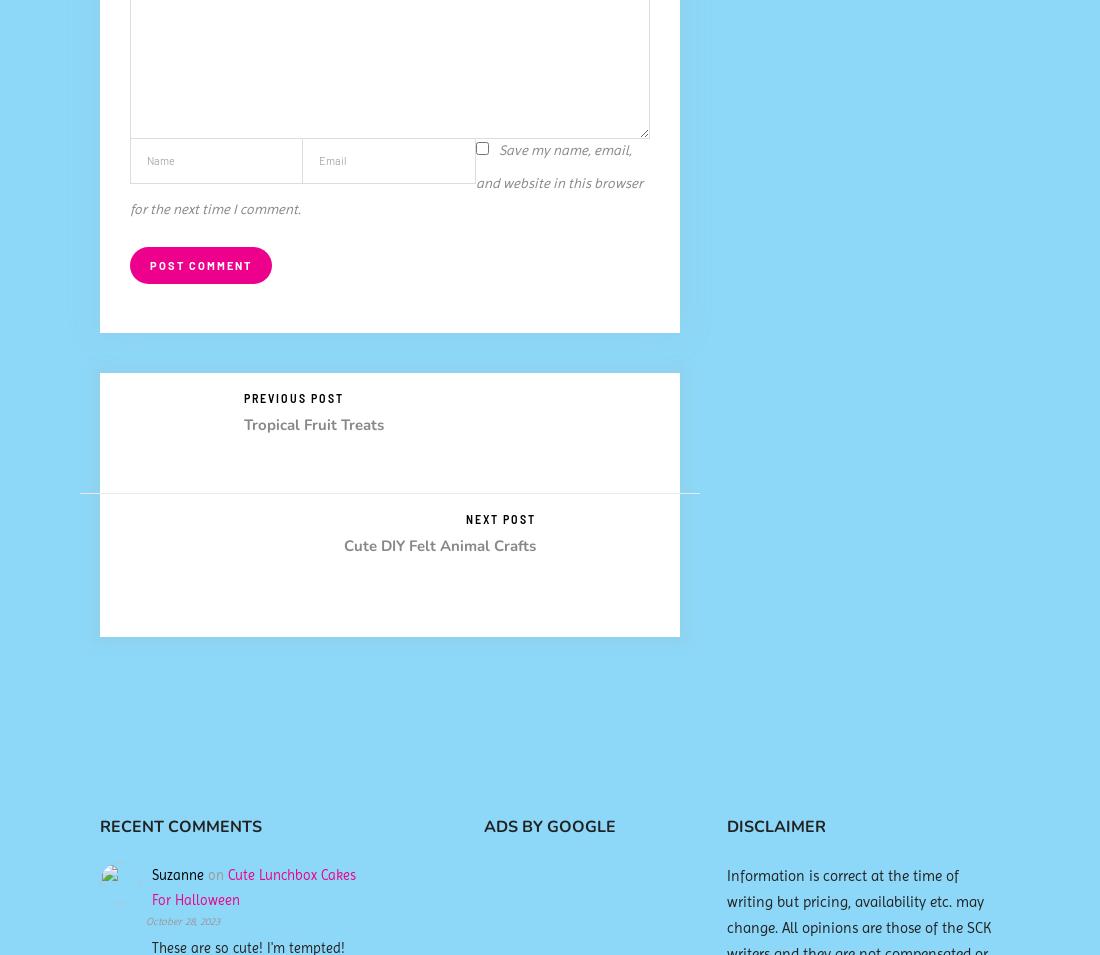 Image resolution: width=1100 pixels, height=955 pixels. Describe the element at coordinates (176, 874) in the screenshot. I see `'Suzanne'` at that location.